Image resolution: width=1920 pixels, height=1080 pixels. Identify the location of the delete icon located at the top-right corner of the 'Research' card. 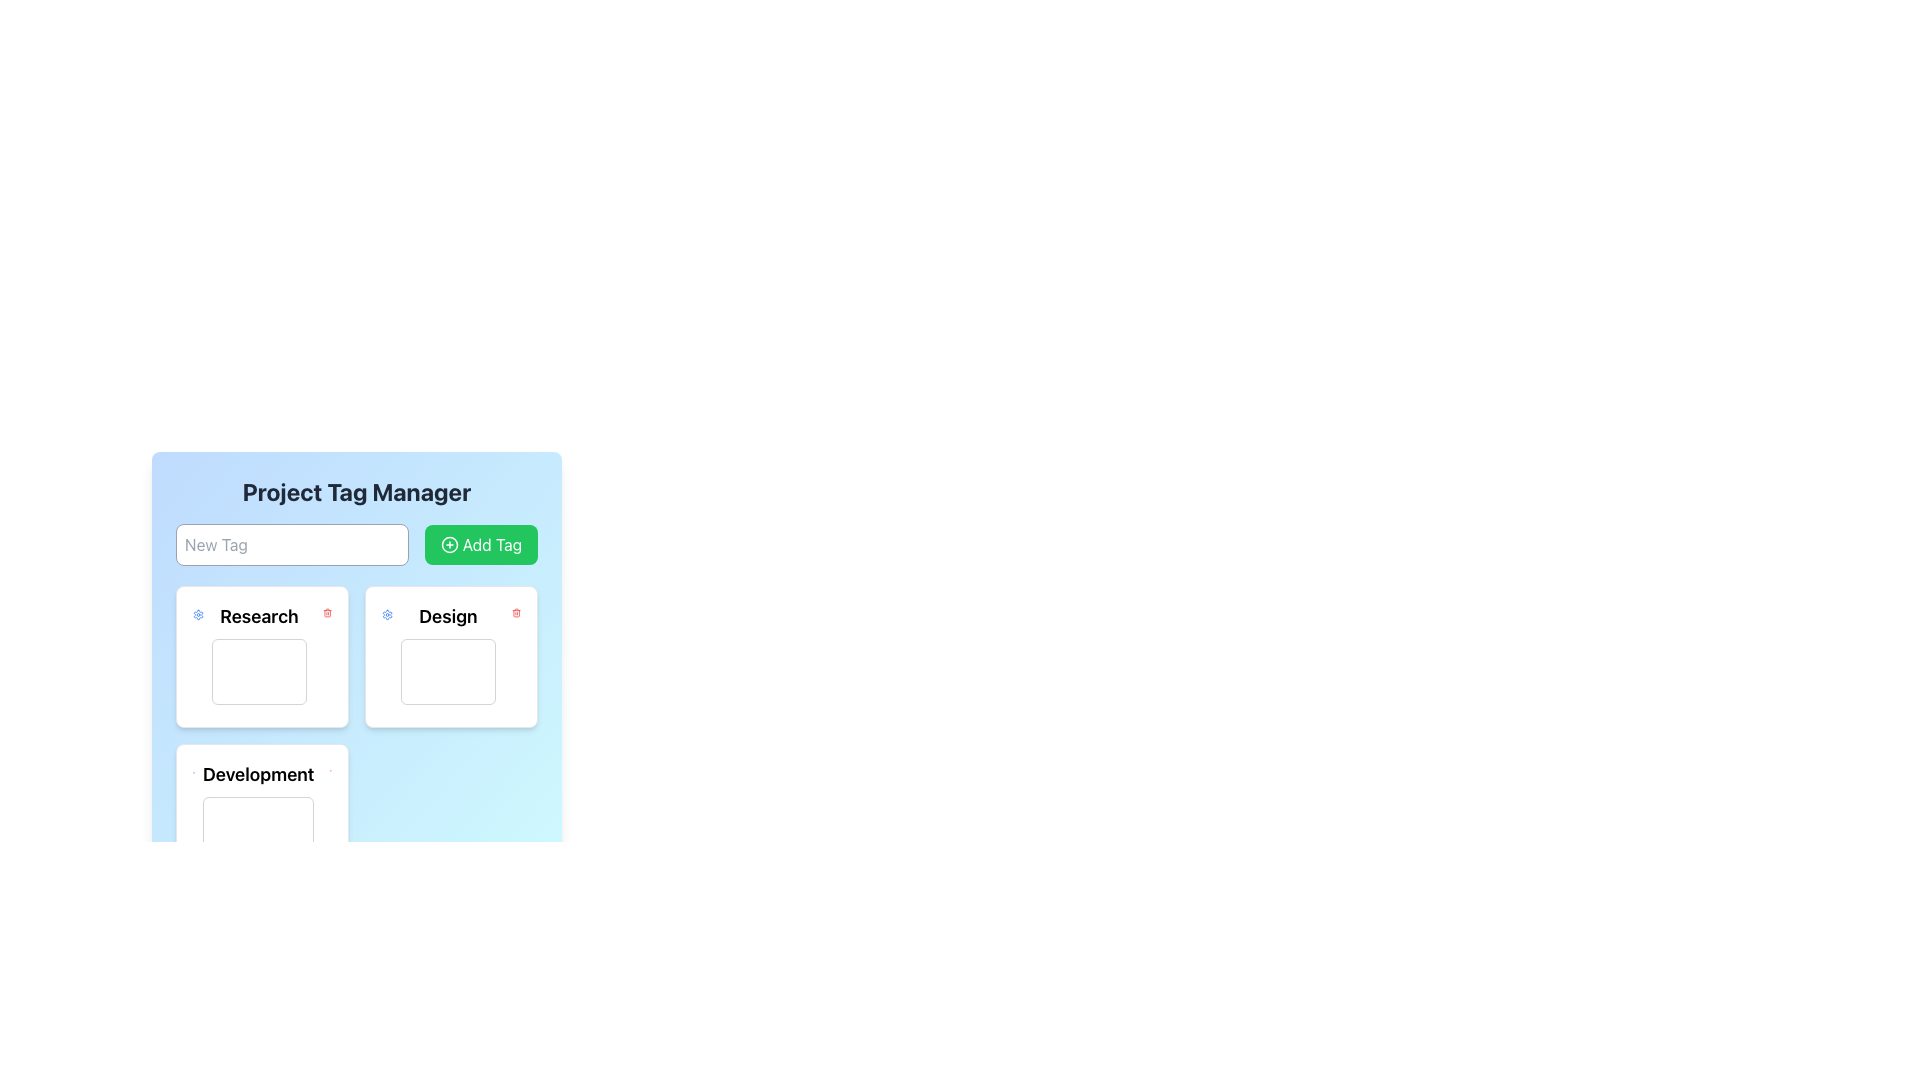
(327, 612).